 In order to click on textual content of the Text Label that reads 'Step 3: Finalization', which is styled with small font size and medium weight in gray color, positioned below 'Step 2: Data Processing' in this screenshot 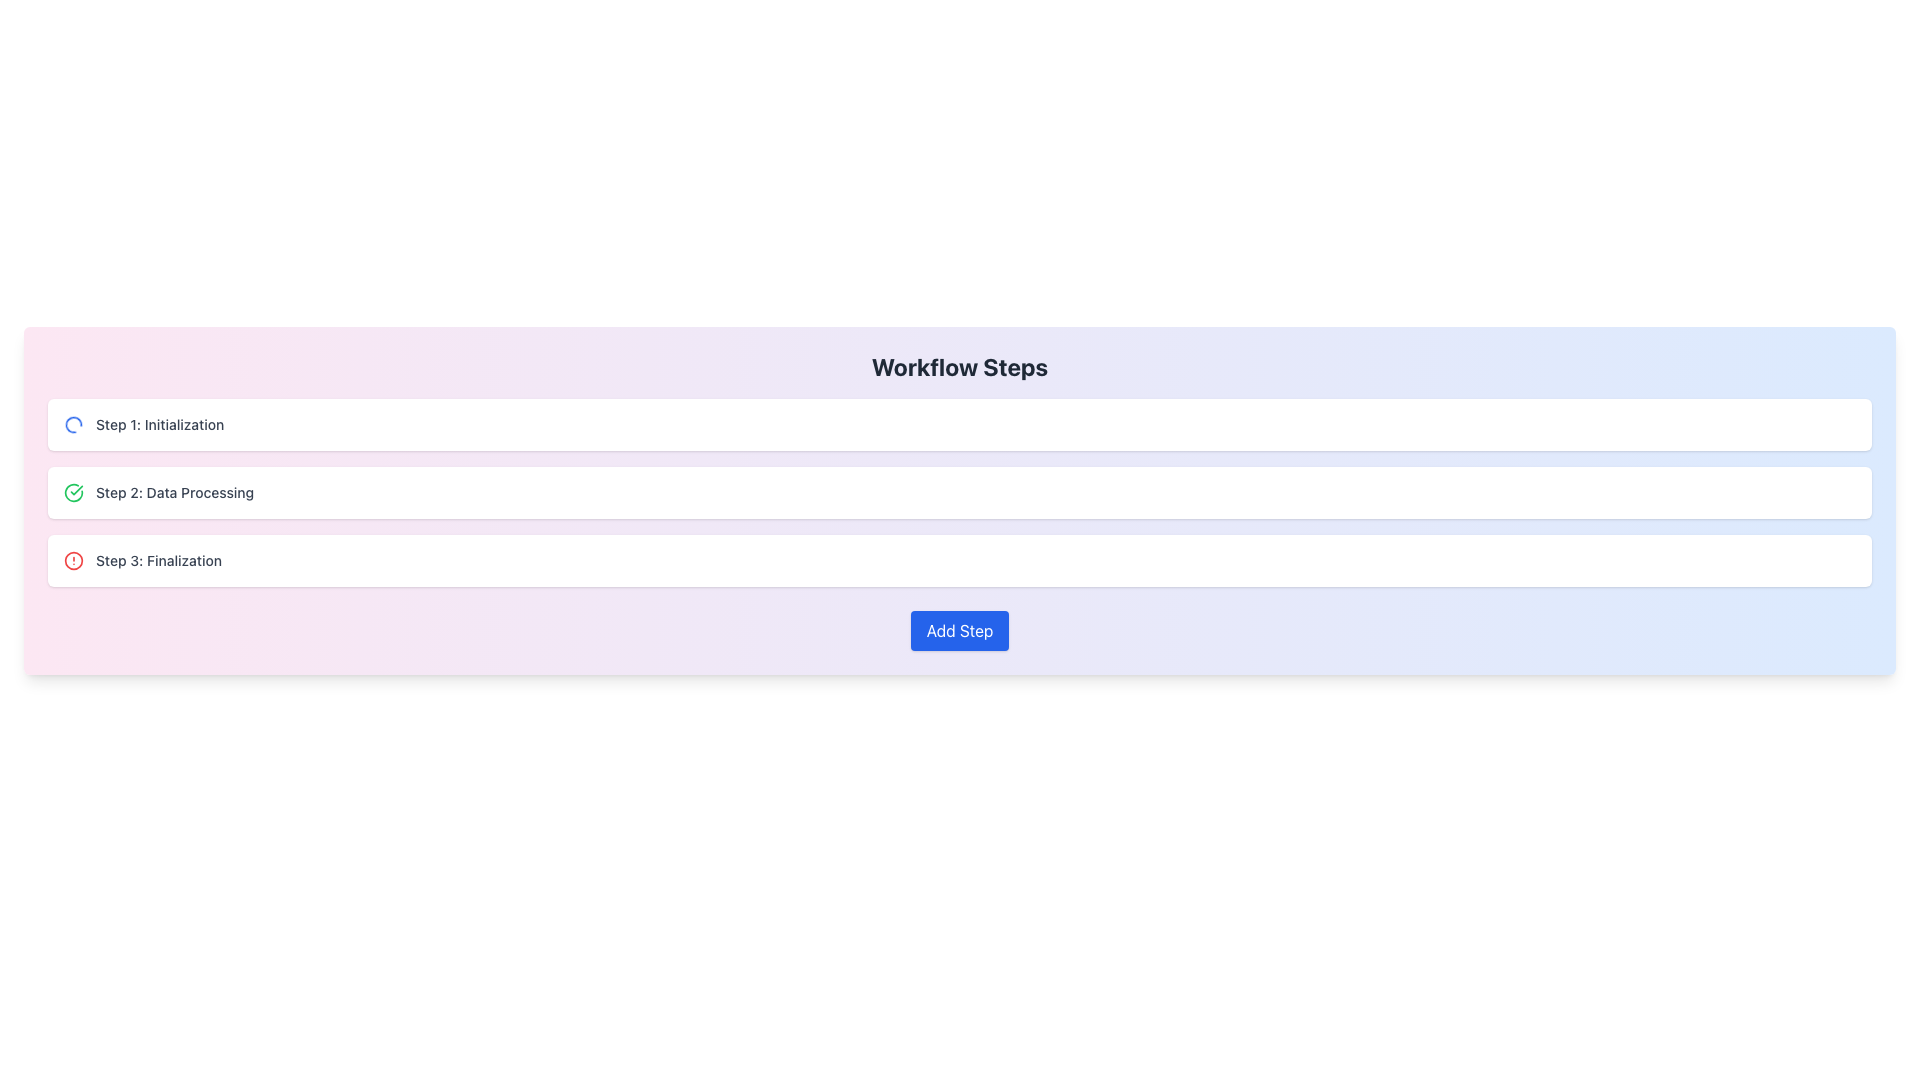, I will do `click(157, 560)`.